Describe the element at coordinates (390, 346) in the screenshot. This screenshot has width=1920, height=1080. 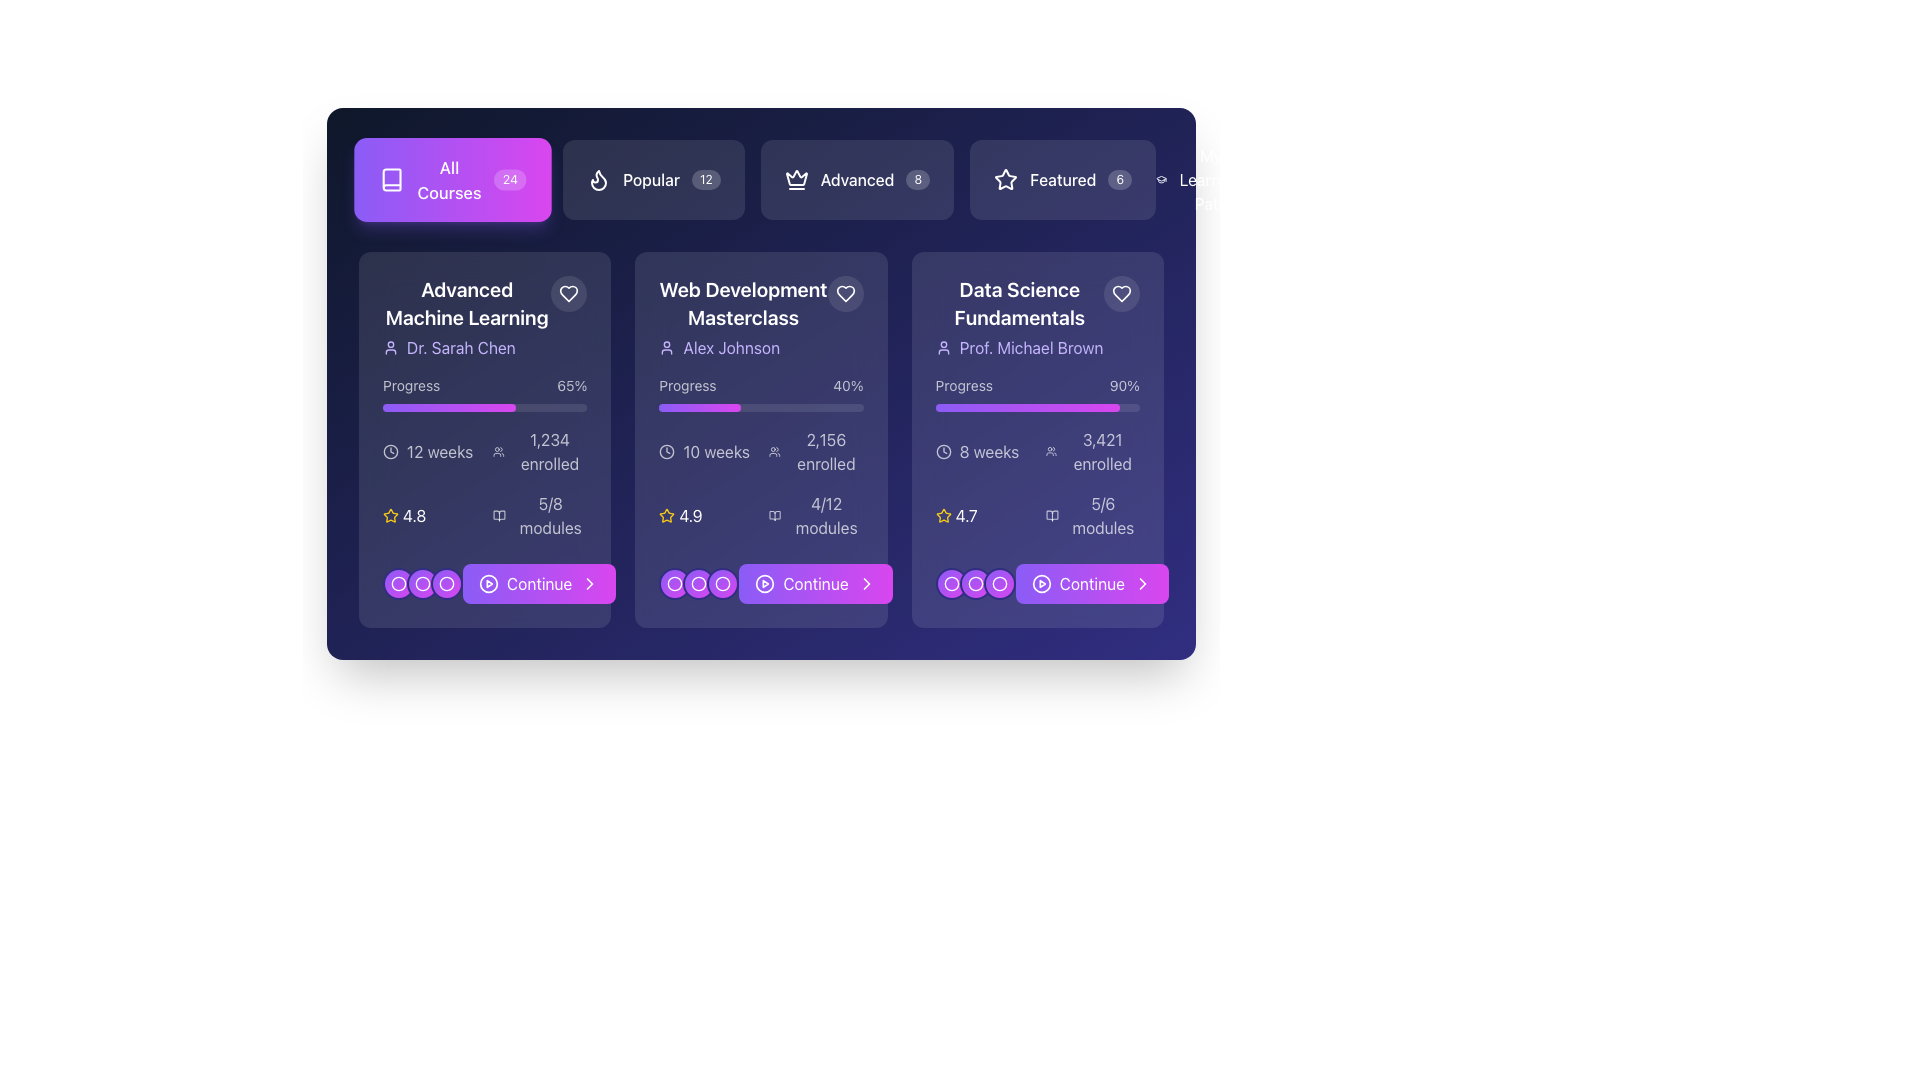
I see `the icon located directly to the left of the text label 'Dr. Sarah Chen', which serves as a visual indicator for the user or instructor associated with the content` at that location.